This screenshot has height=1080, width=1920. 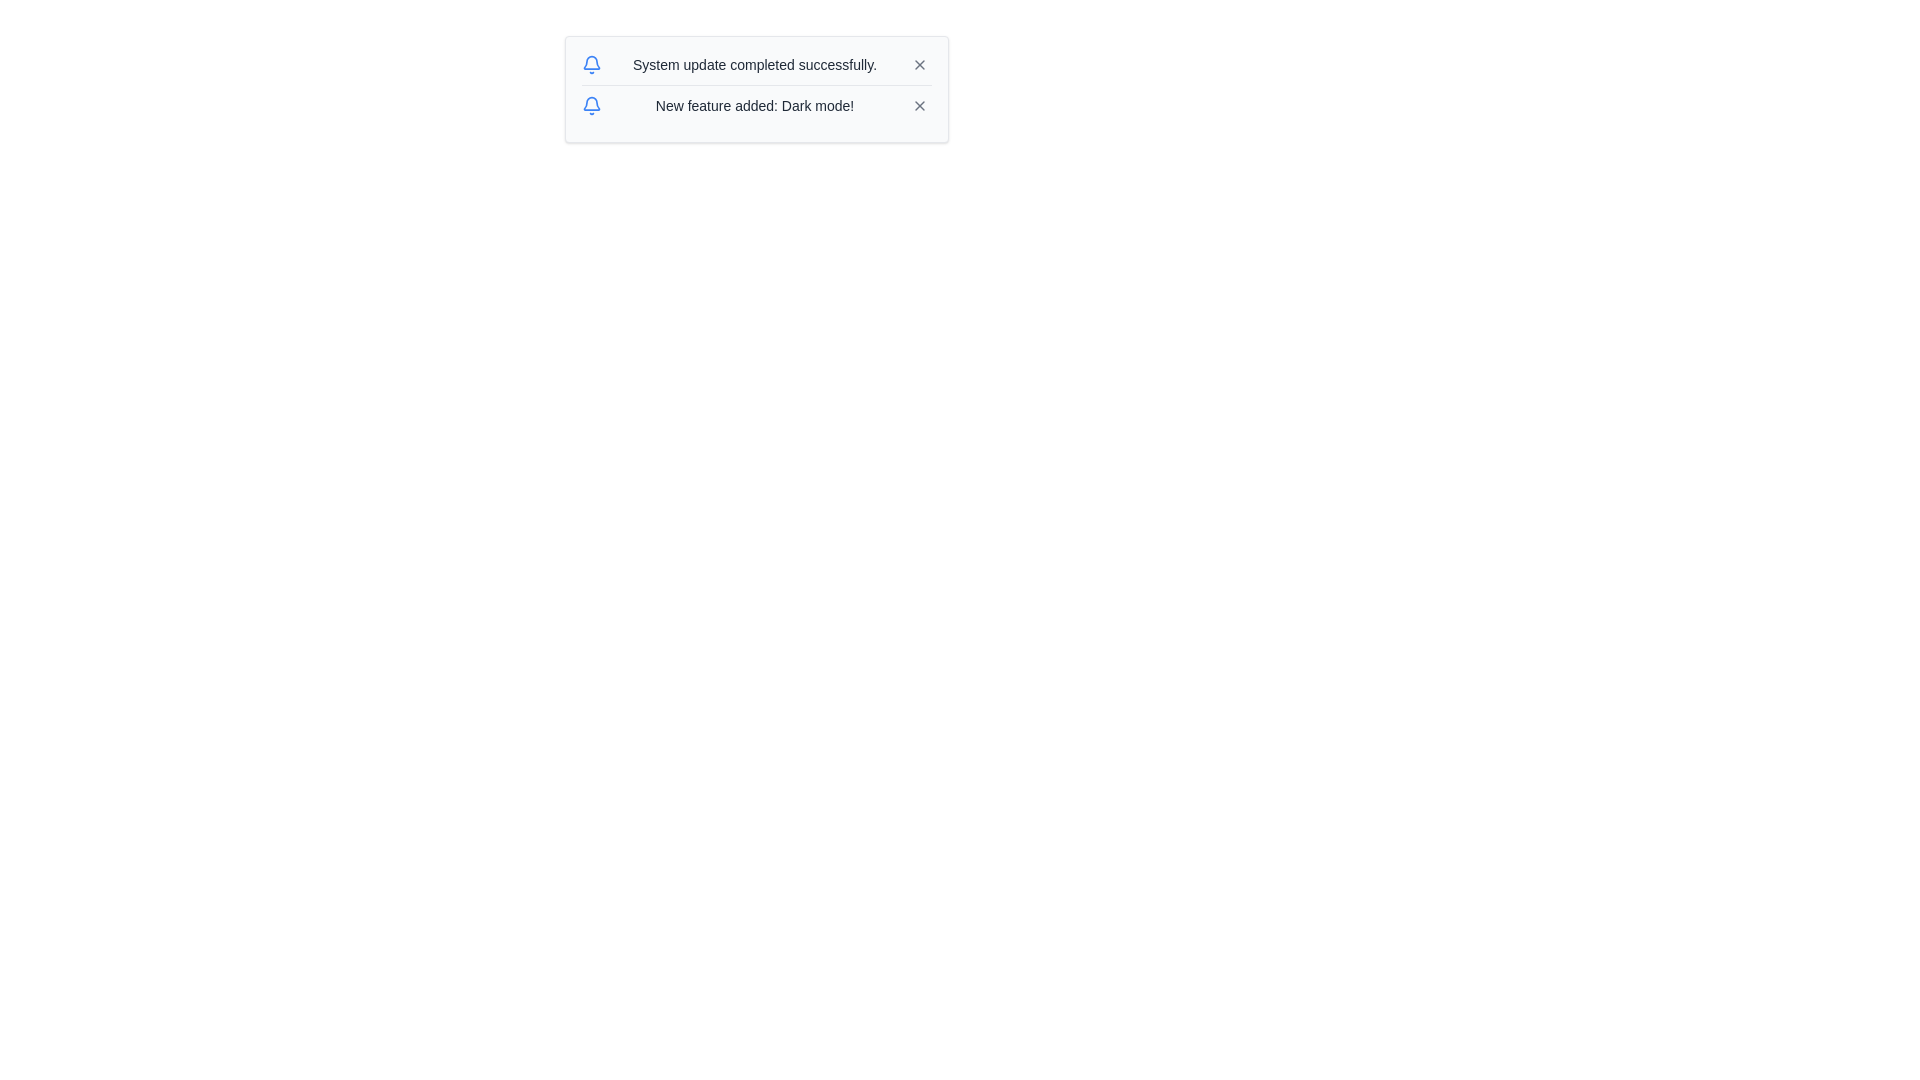 What do you see at coordinates (753, 105) in the screenshot?
I see `the Text Display element that shows the notification 'New feature added: Dark mode!' which is styled in gray and positioned between a blue bell icon and an interactive X button` at bounding box center [753, 105].